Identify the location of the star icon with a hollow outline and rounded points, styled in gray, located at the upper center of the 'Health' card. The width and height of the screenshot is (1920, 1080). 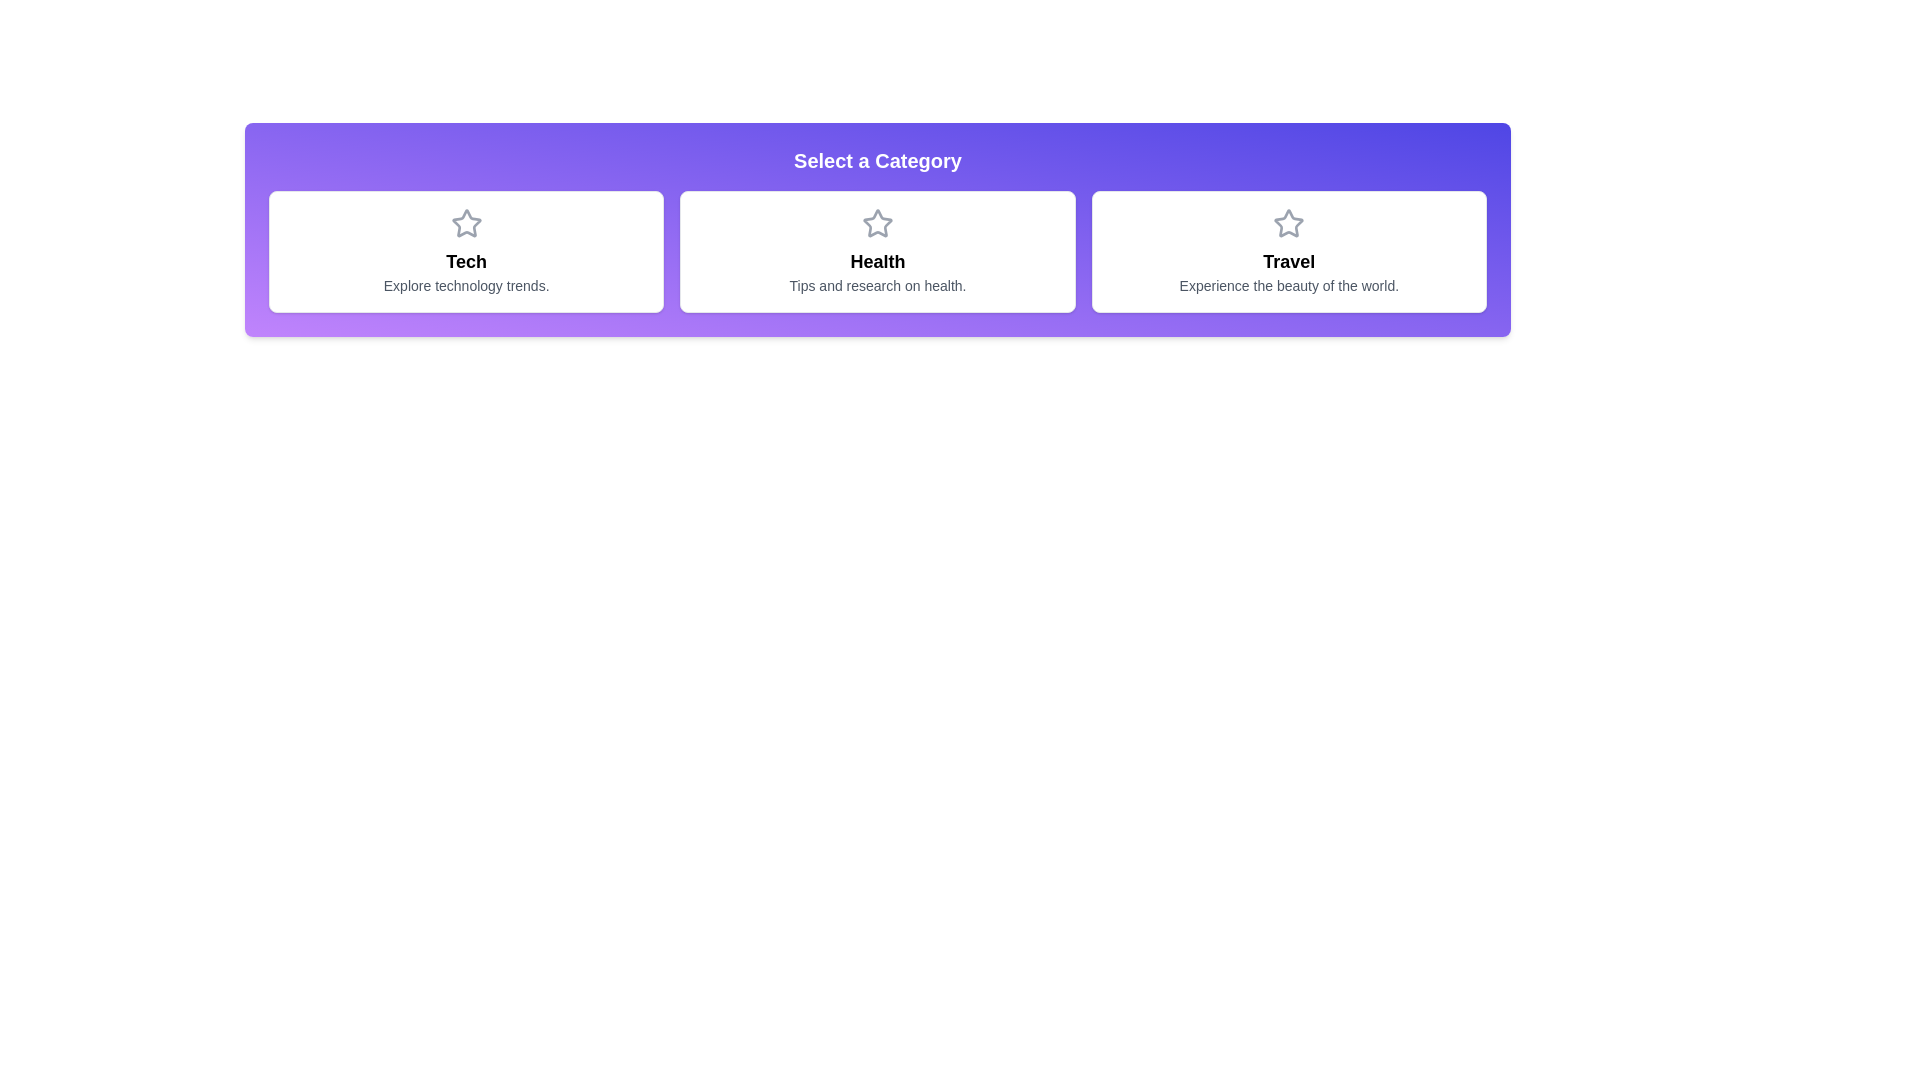
(878, 223).